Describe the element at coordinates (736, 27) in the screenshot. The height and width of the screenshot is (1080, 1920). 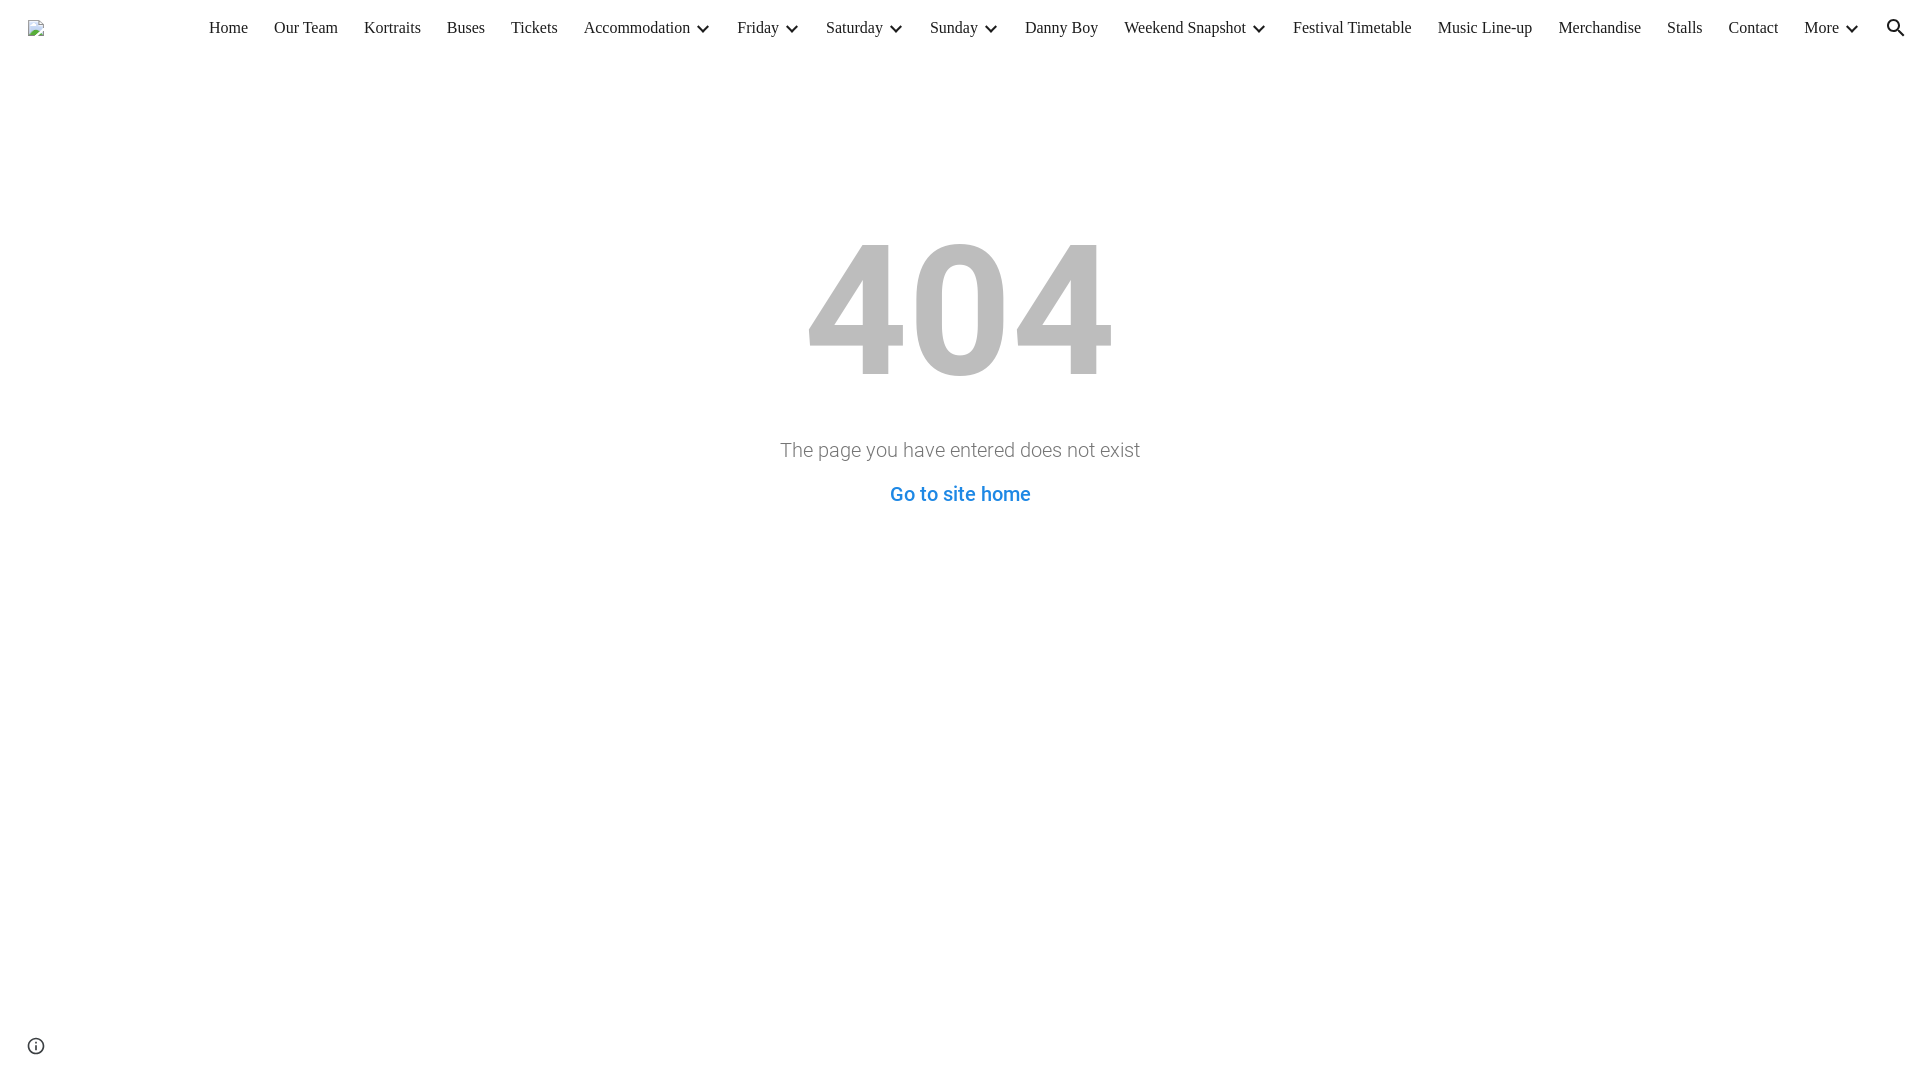
I see `'Friday'` at that location.